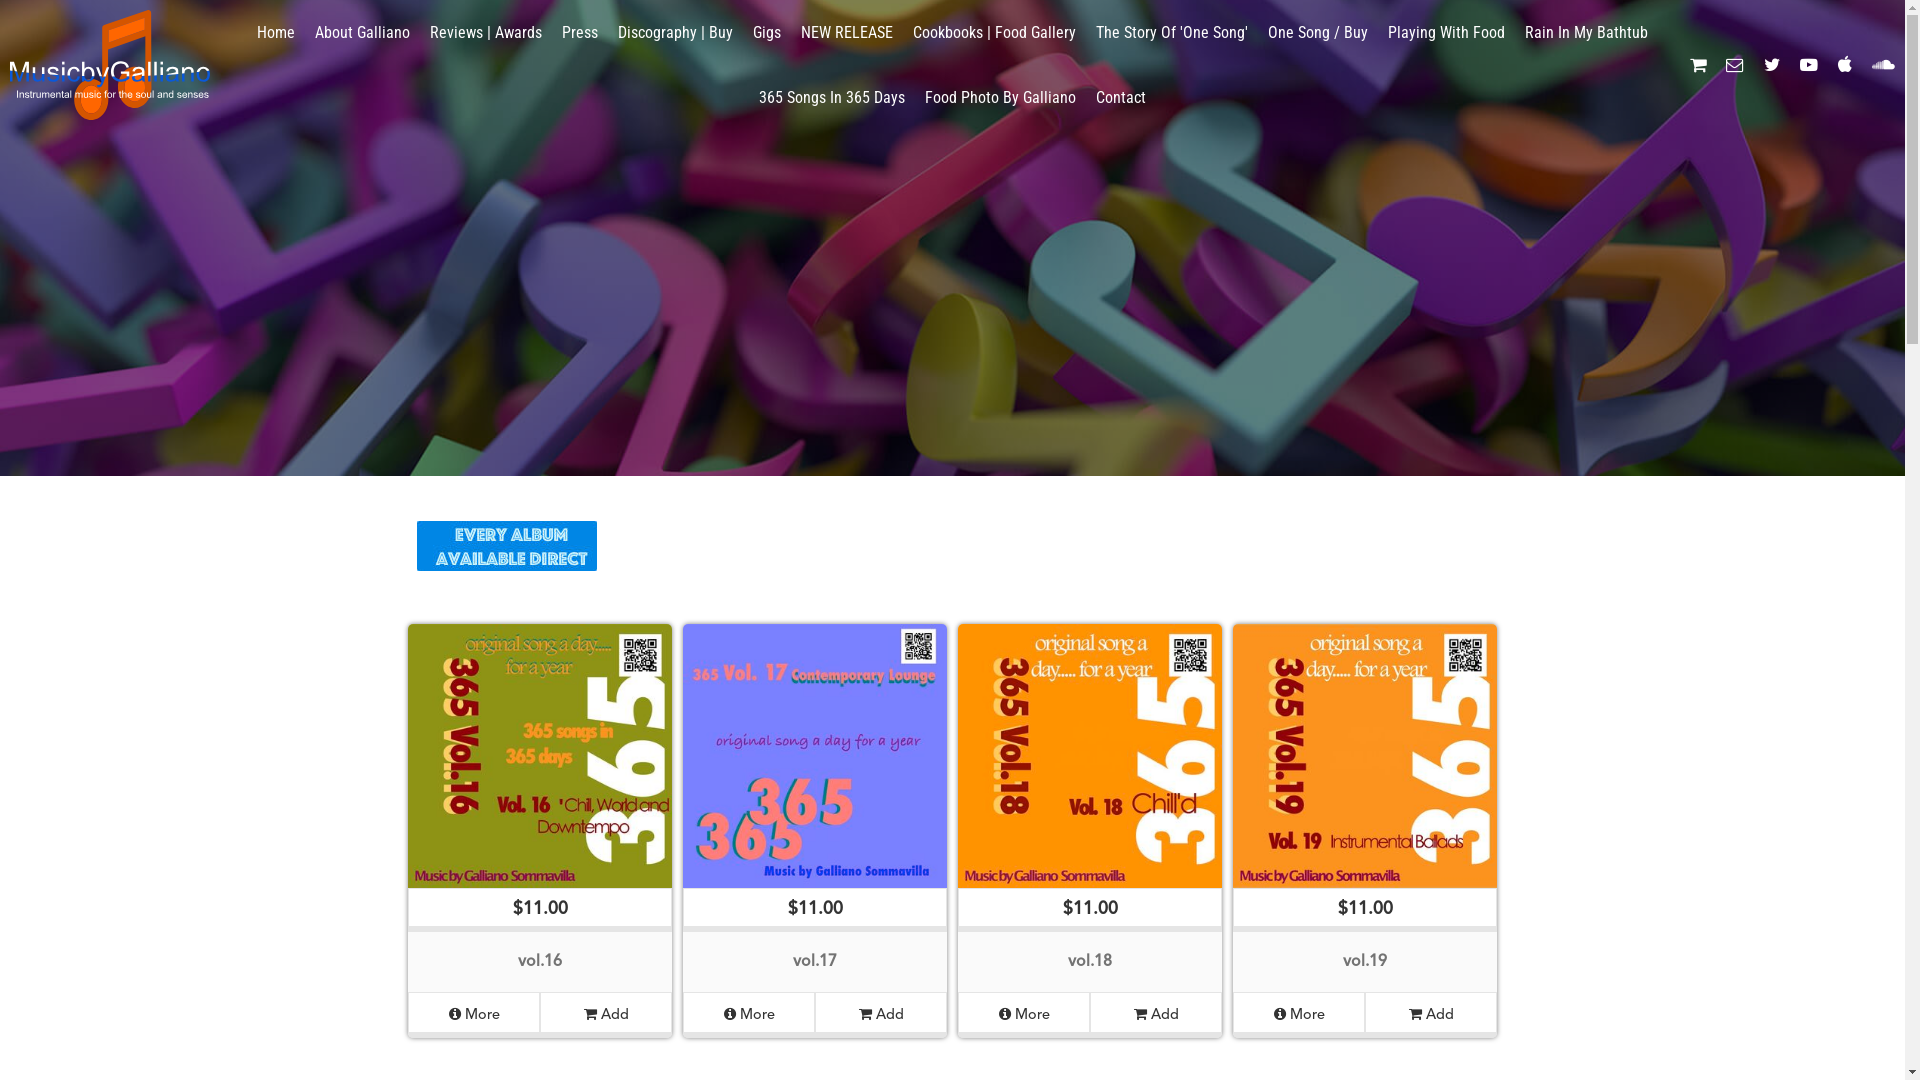 The image size is (1920, 1080). I want to click on 'Gigs', so click(742, 31).